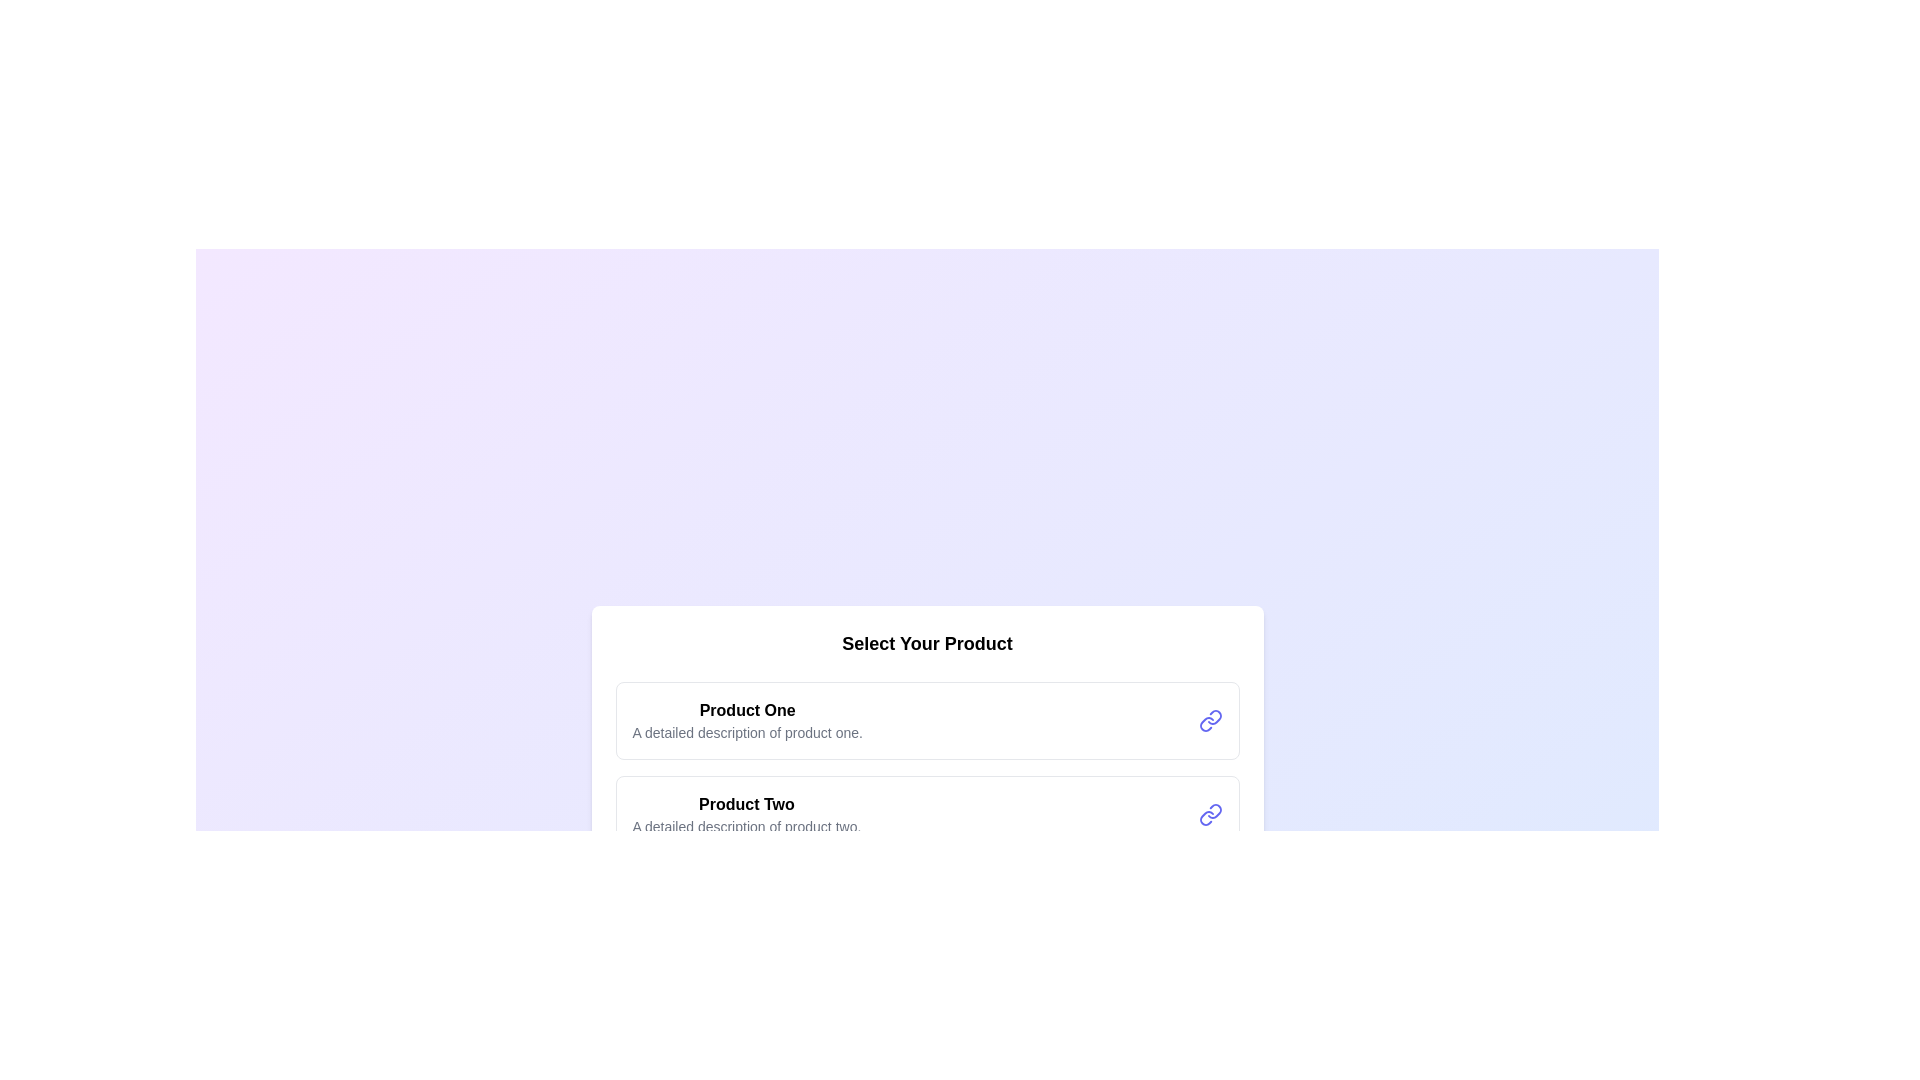  Describe the element at coordinates (926, 814) in the screenshot. I see `the 'Learn More' link on the Card that provides information about 'Product Two', which is the second option in a vertically stacked list` at that location.